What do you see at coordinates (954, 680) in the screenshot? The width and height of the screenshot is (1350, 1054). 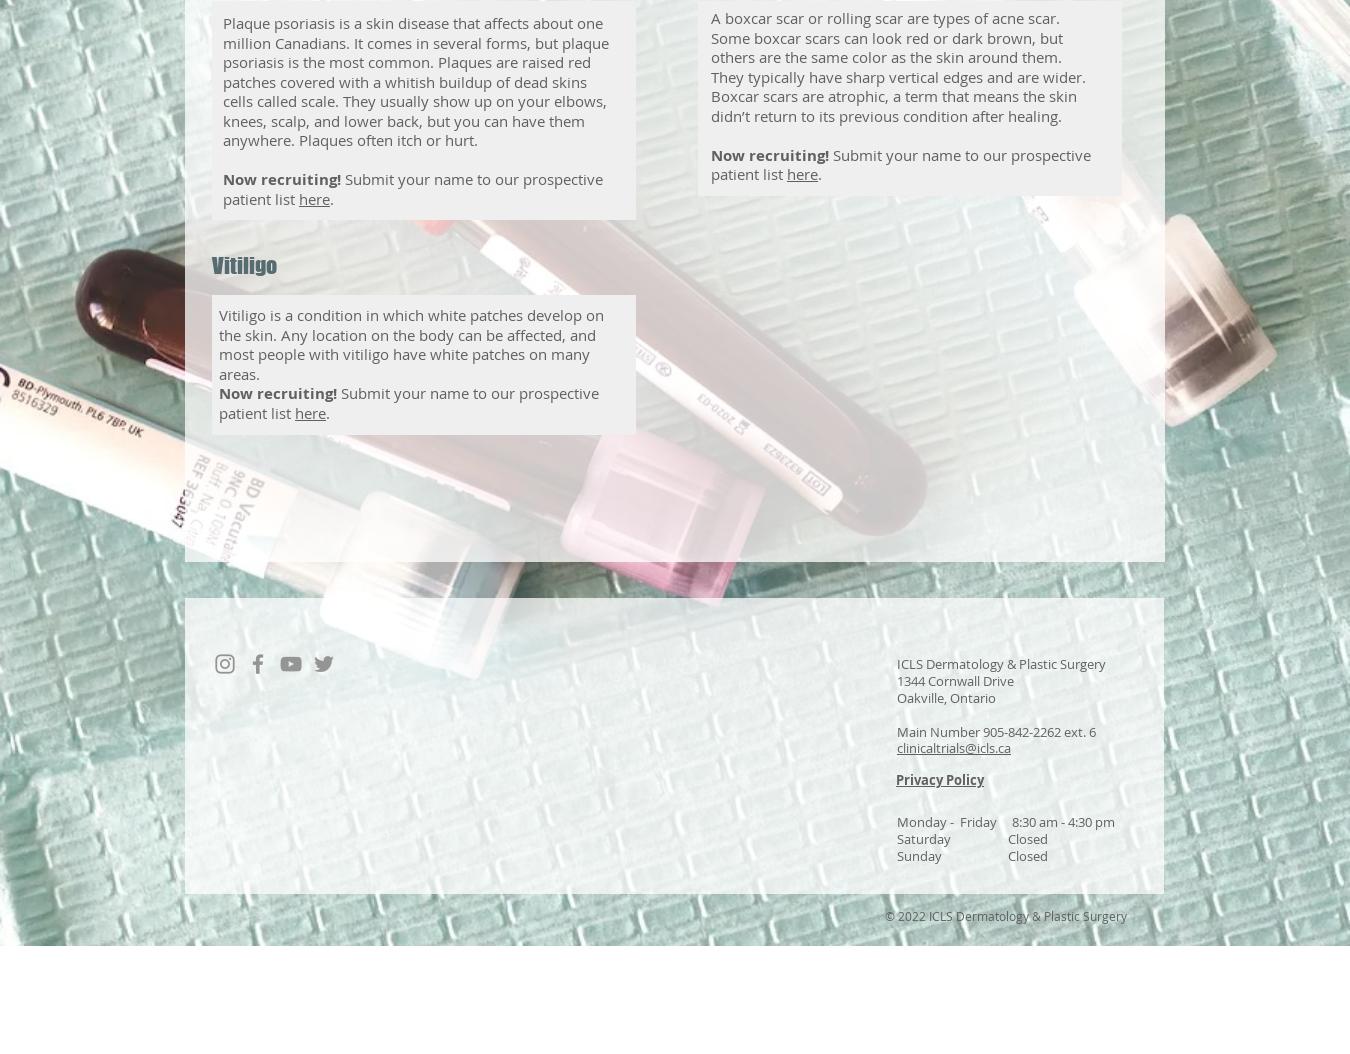 I see `'1344 Cornwall Drive'` at bounding box center [954, 680].